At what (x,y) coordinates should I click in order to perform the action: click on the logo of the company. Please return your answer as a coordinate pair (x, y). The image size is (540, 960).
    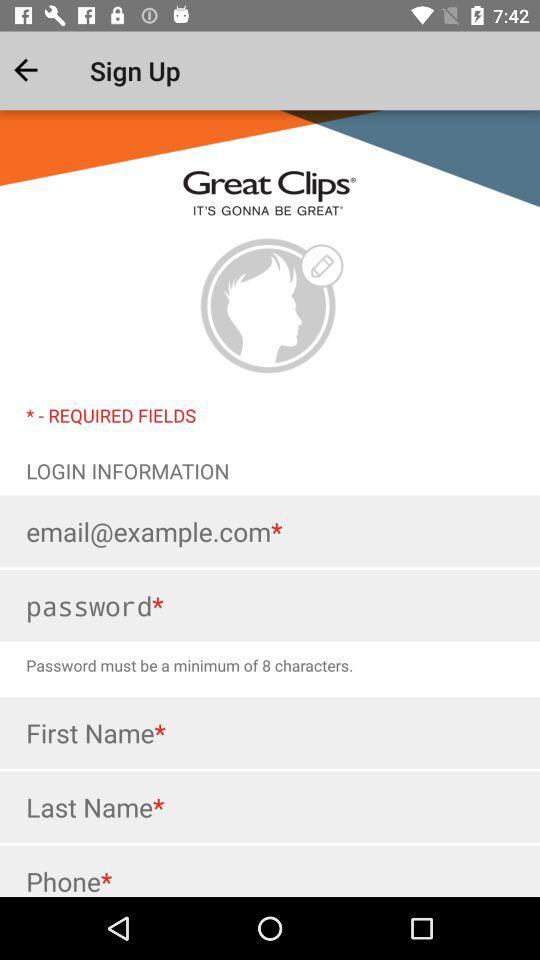
    Looking at the image, I should click on (269, 305).